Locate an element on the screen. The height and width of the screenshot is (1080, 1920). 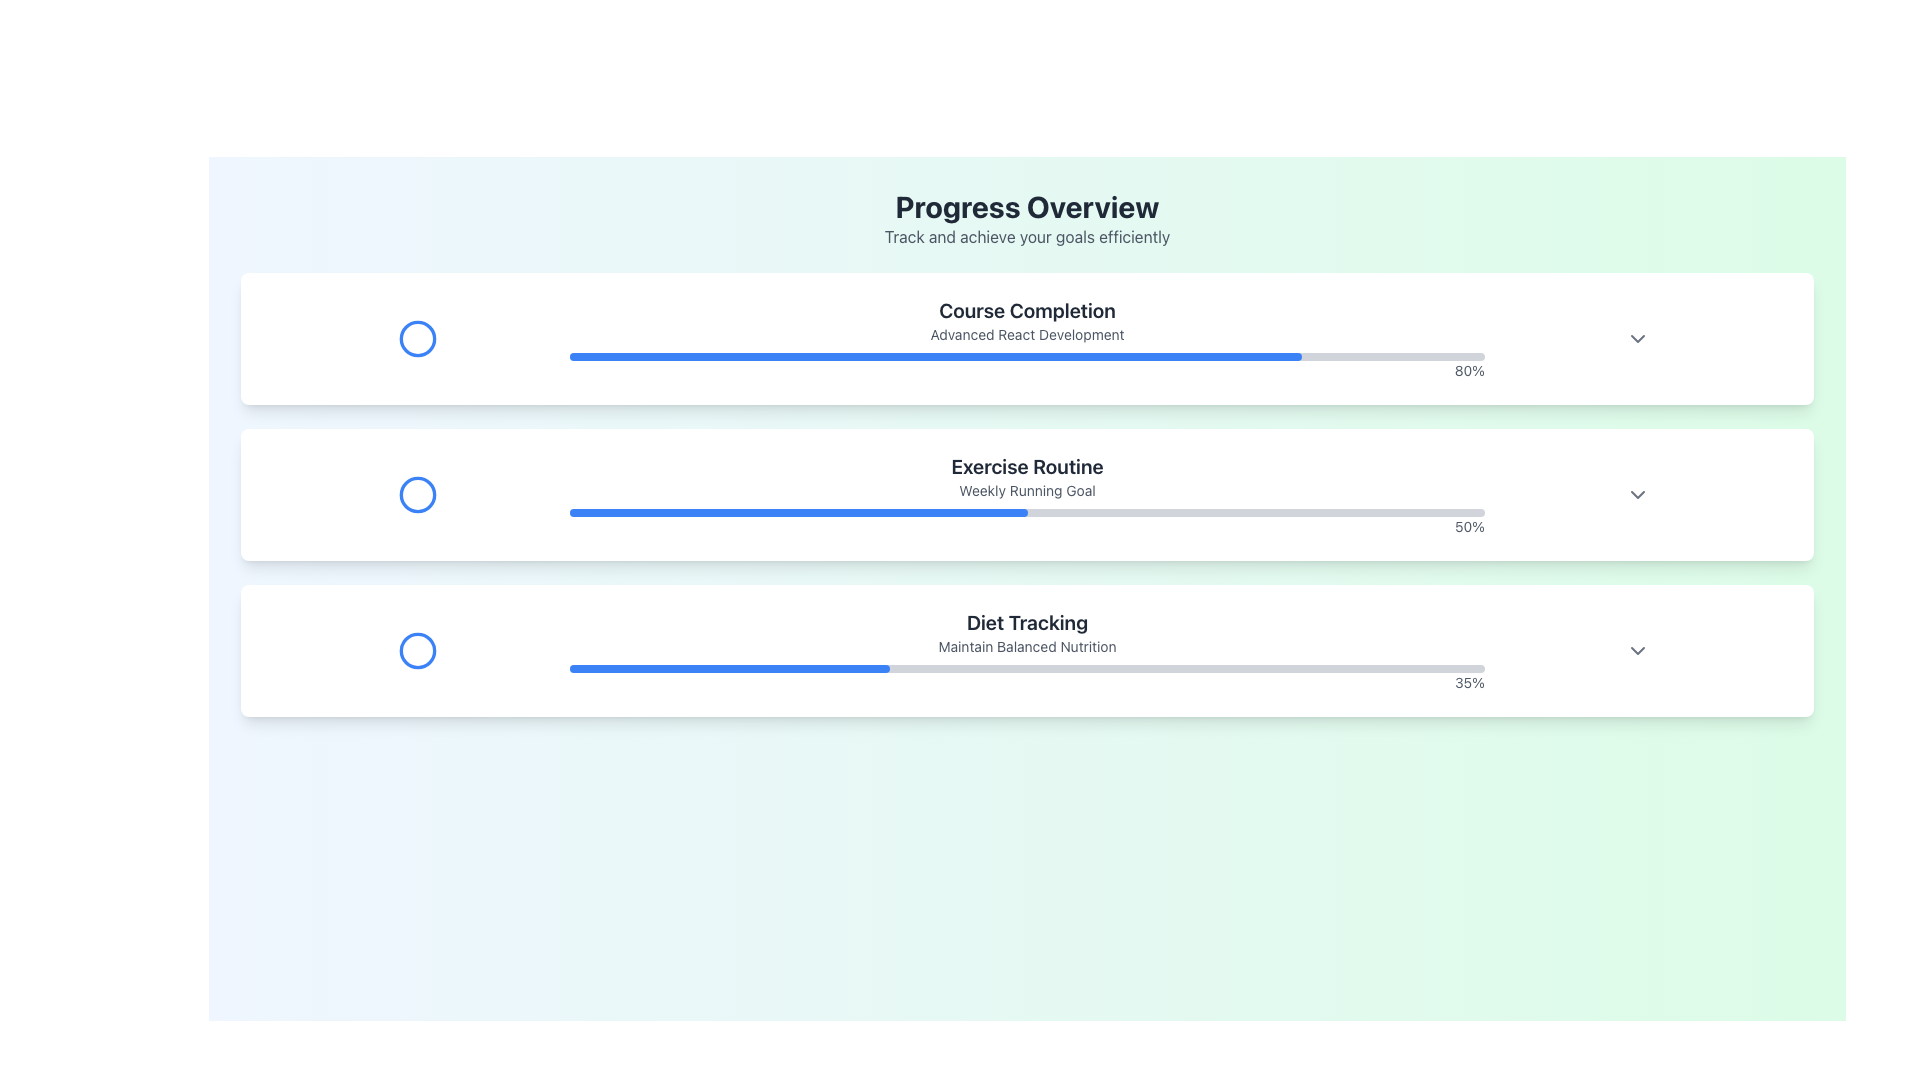
the Progress bar in the 'Diet Tracking' section, which indicates 35% completion, located beneath the section title is located at coordinates (1027, 668).